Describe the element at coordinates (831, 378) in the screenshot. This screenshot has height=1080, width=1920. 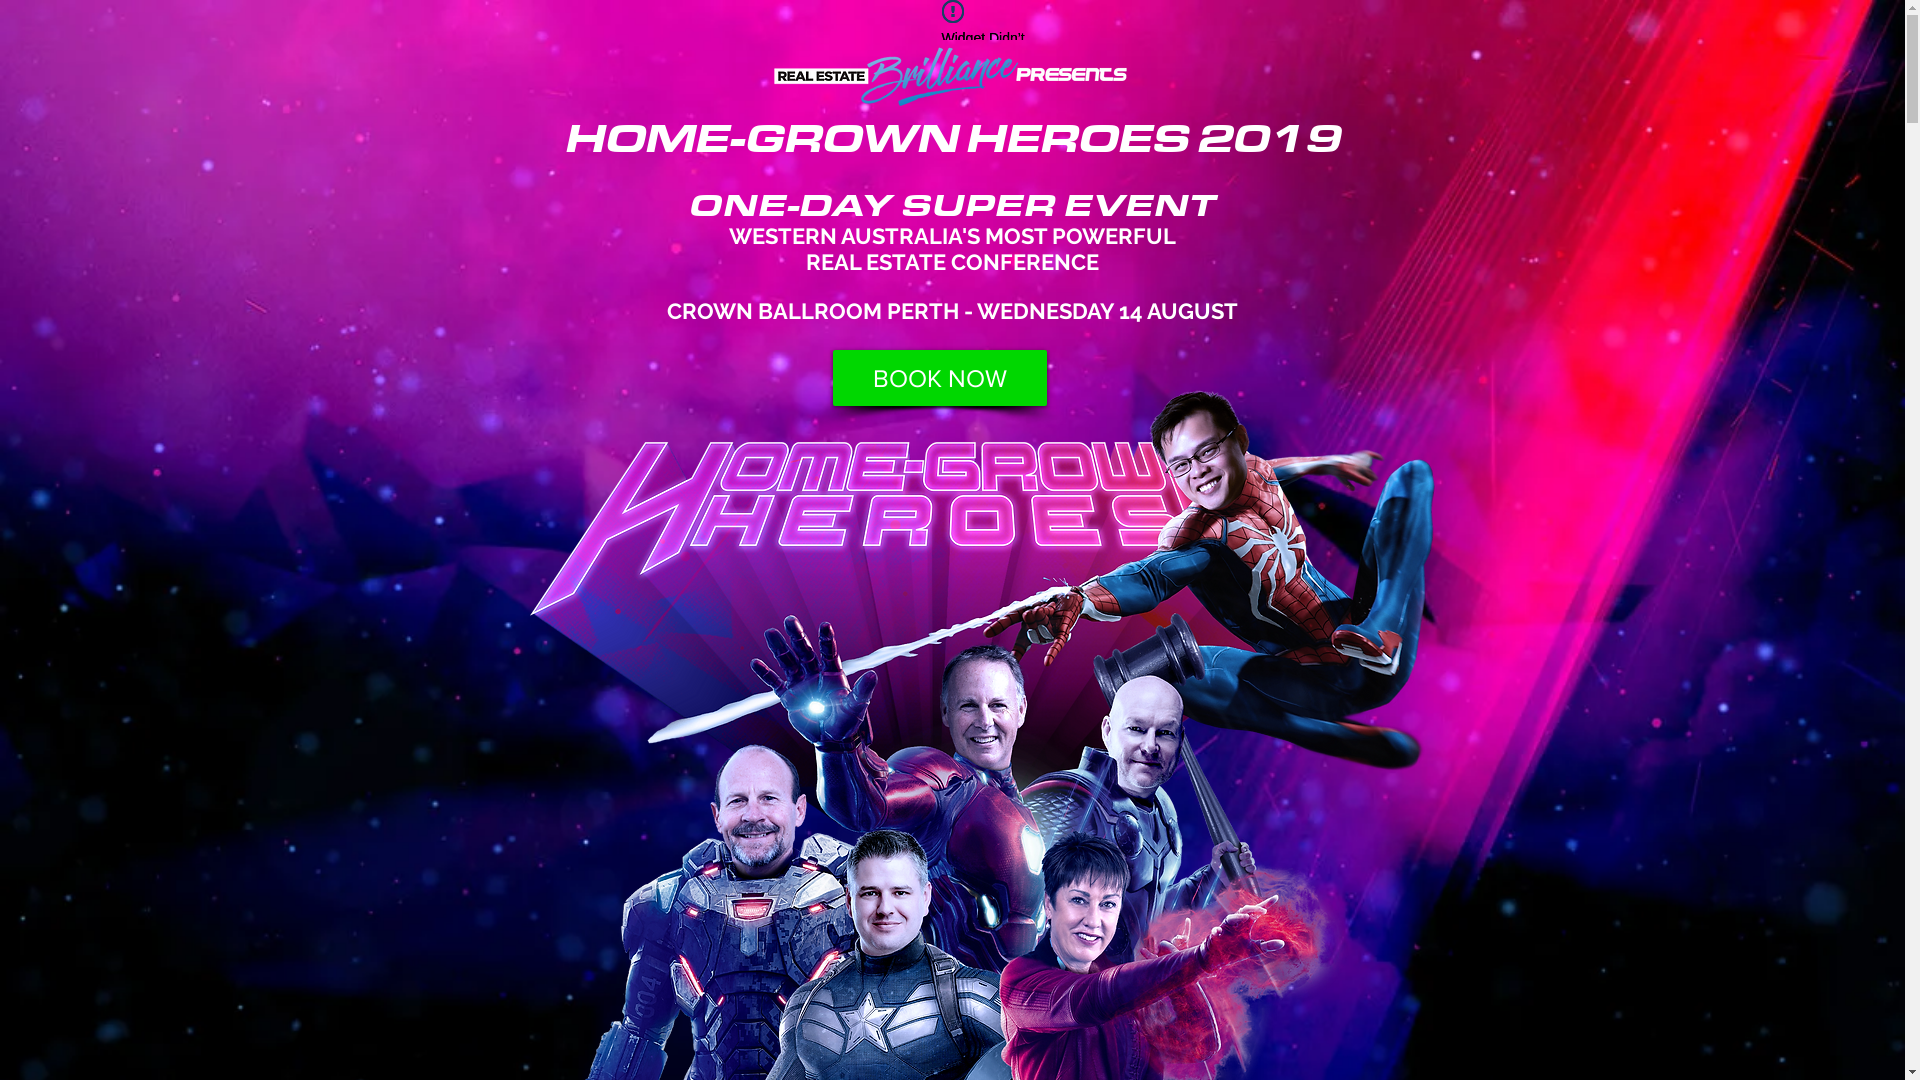
I see `'BOOK NOW'` at that location.